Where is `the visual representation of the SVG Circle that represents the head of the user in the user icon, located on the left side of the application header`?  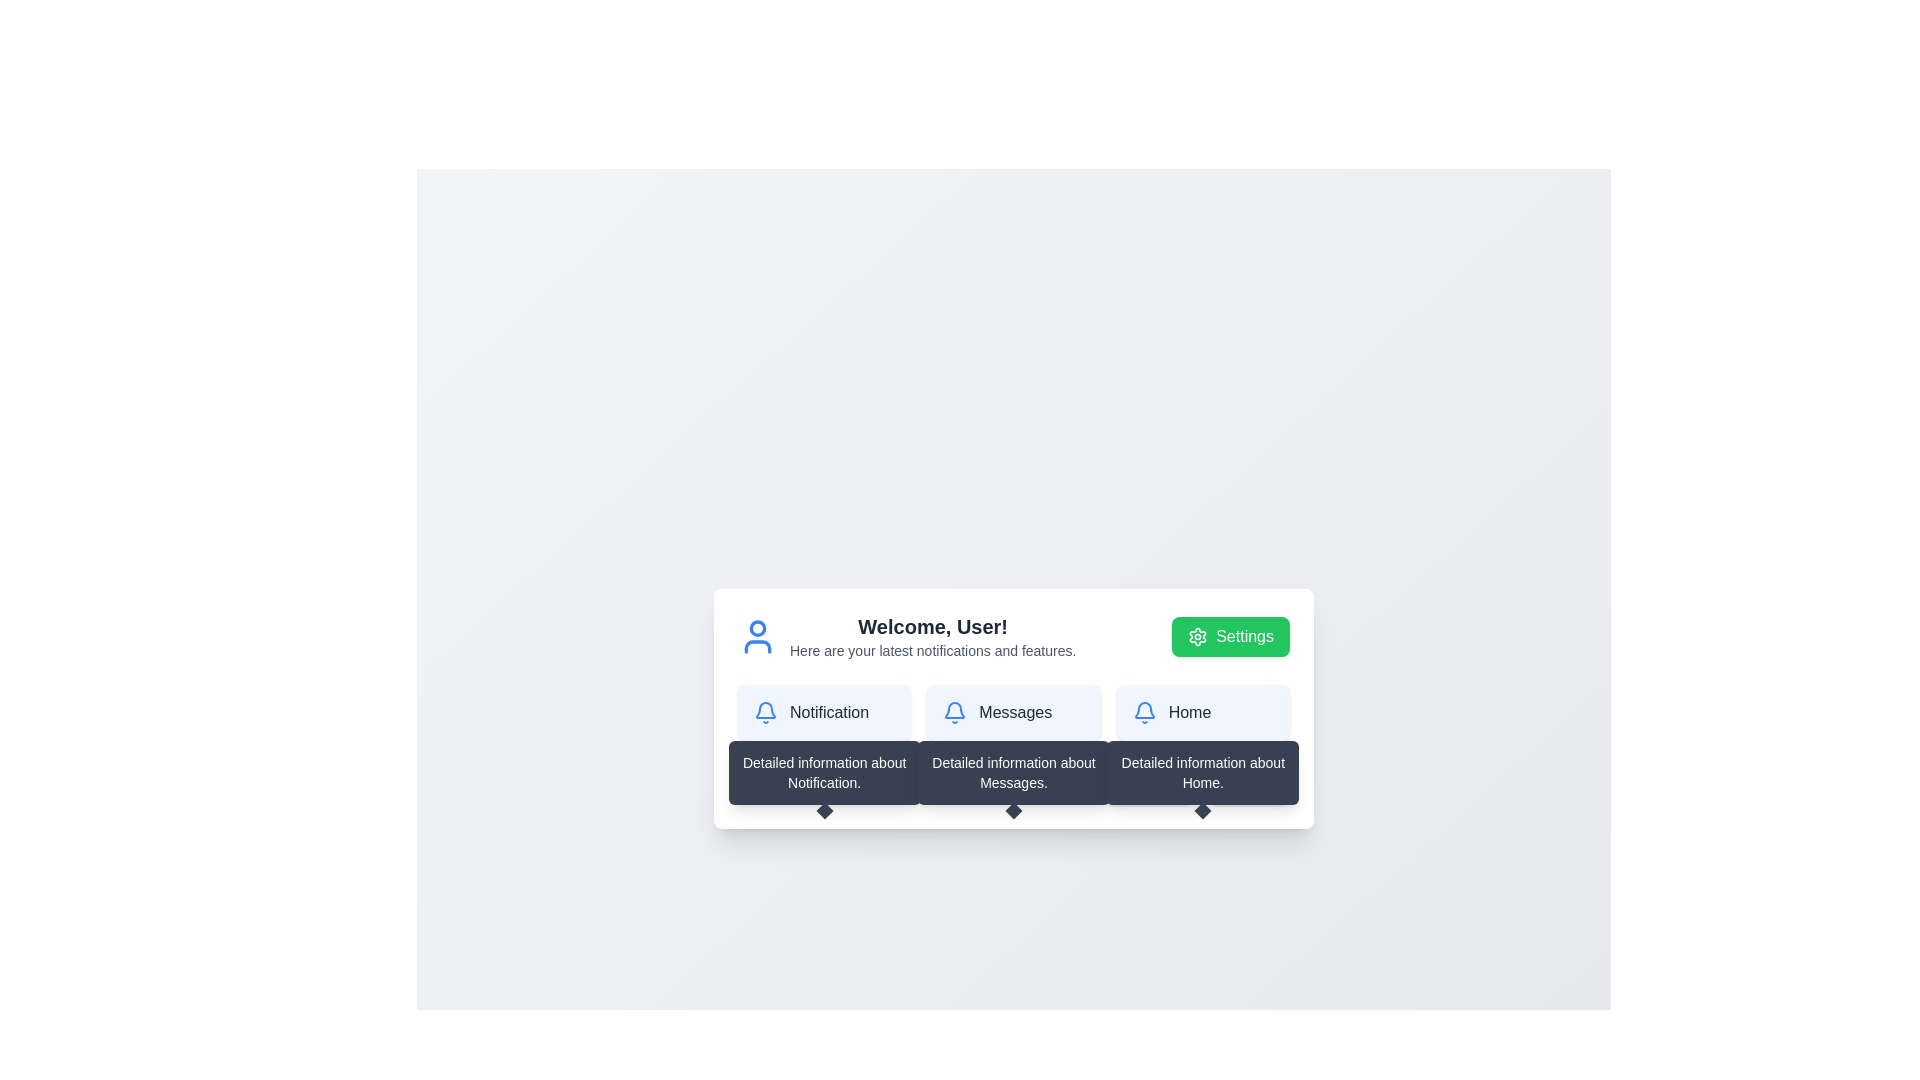 the visual representation of the SVG Circle that represents the head of the user in the user icon, located on the left side of the application header is located at coordinates (757, 627).